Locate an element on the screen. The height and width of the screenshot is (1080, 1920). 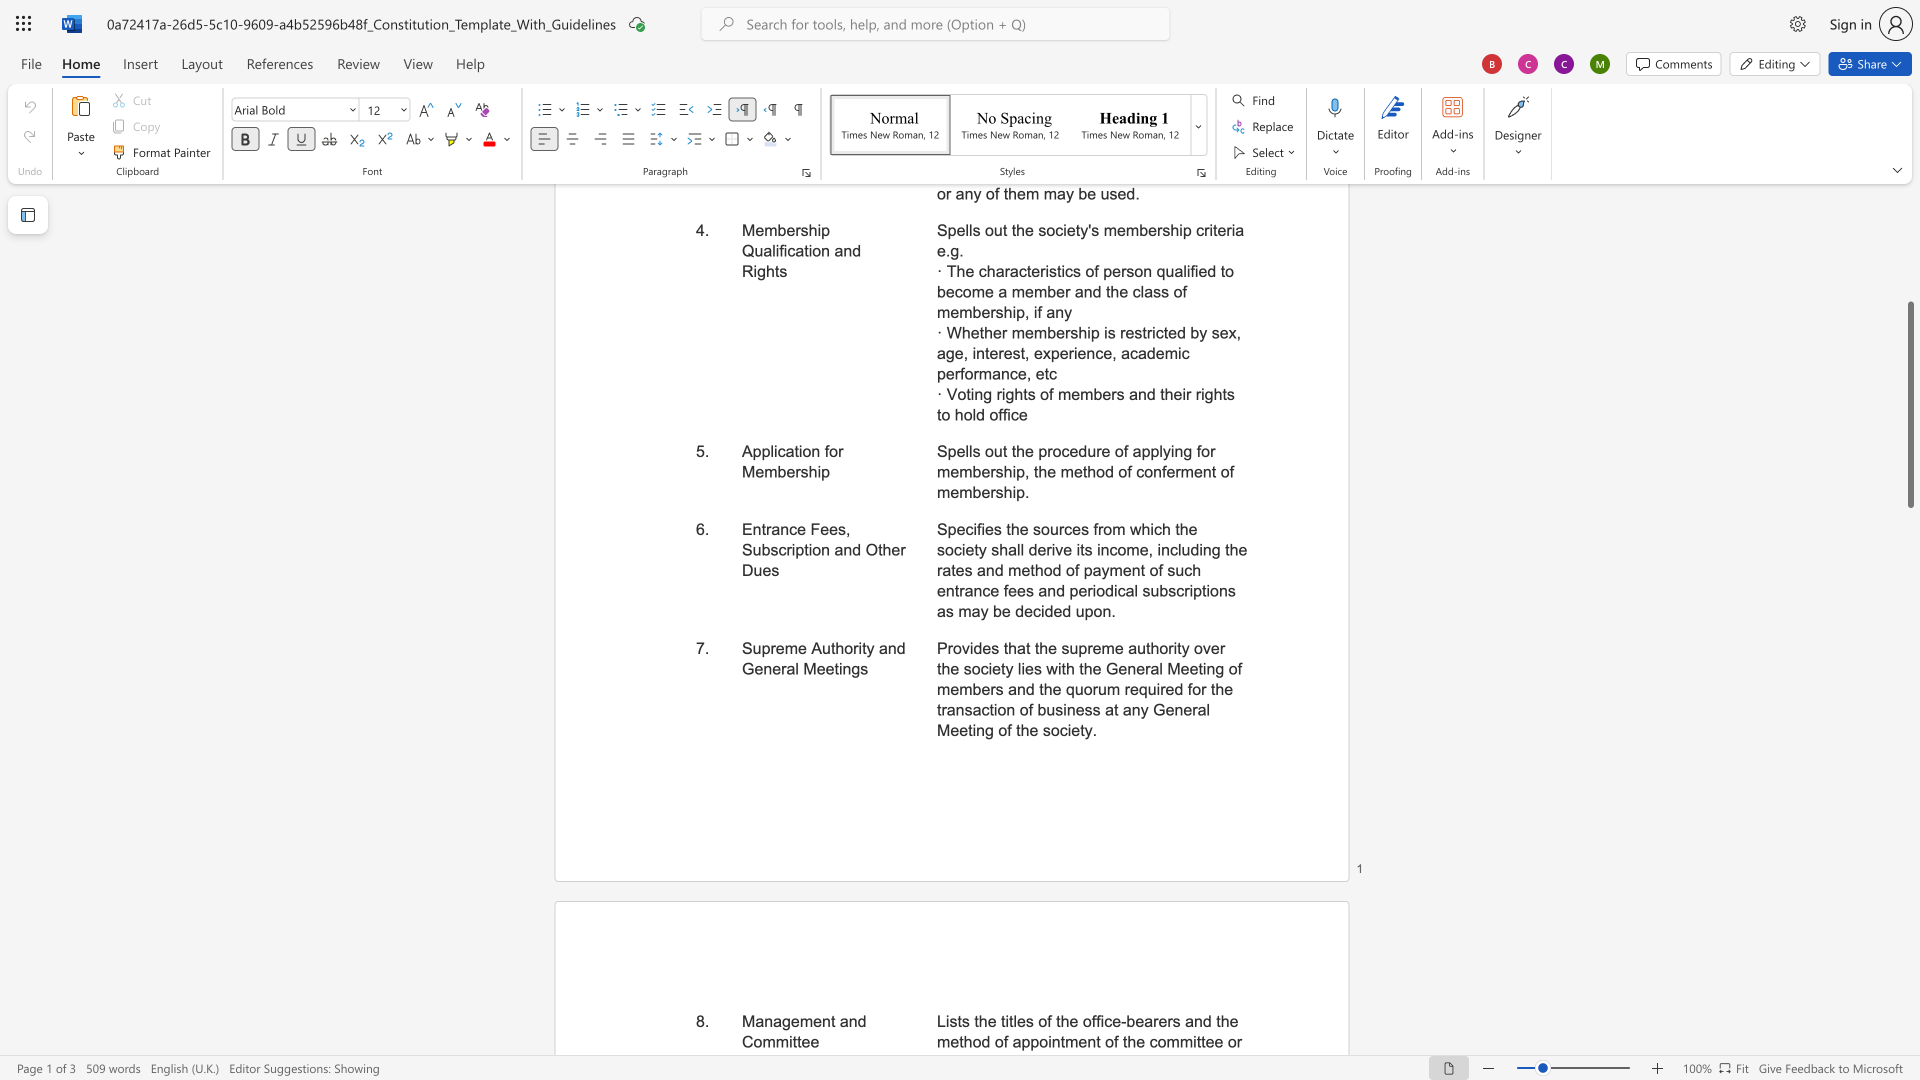
the scrollbar on the side is located at coordinates (1909, 338).